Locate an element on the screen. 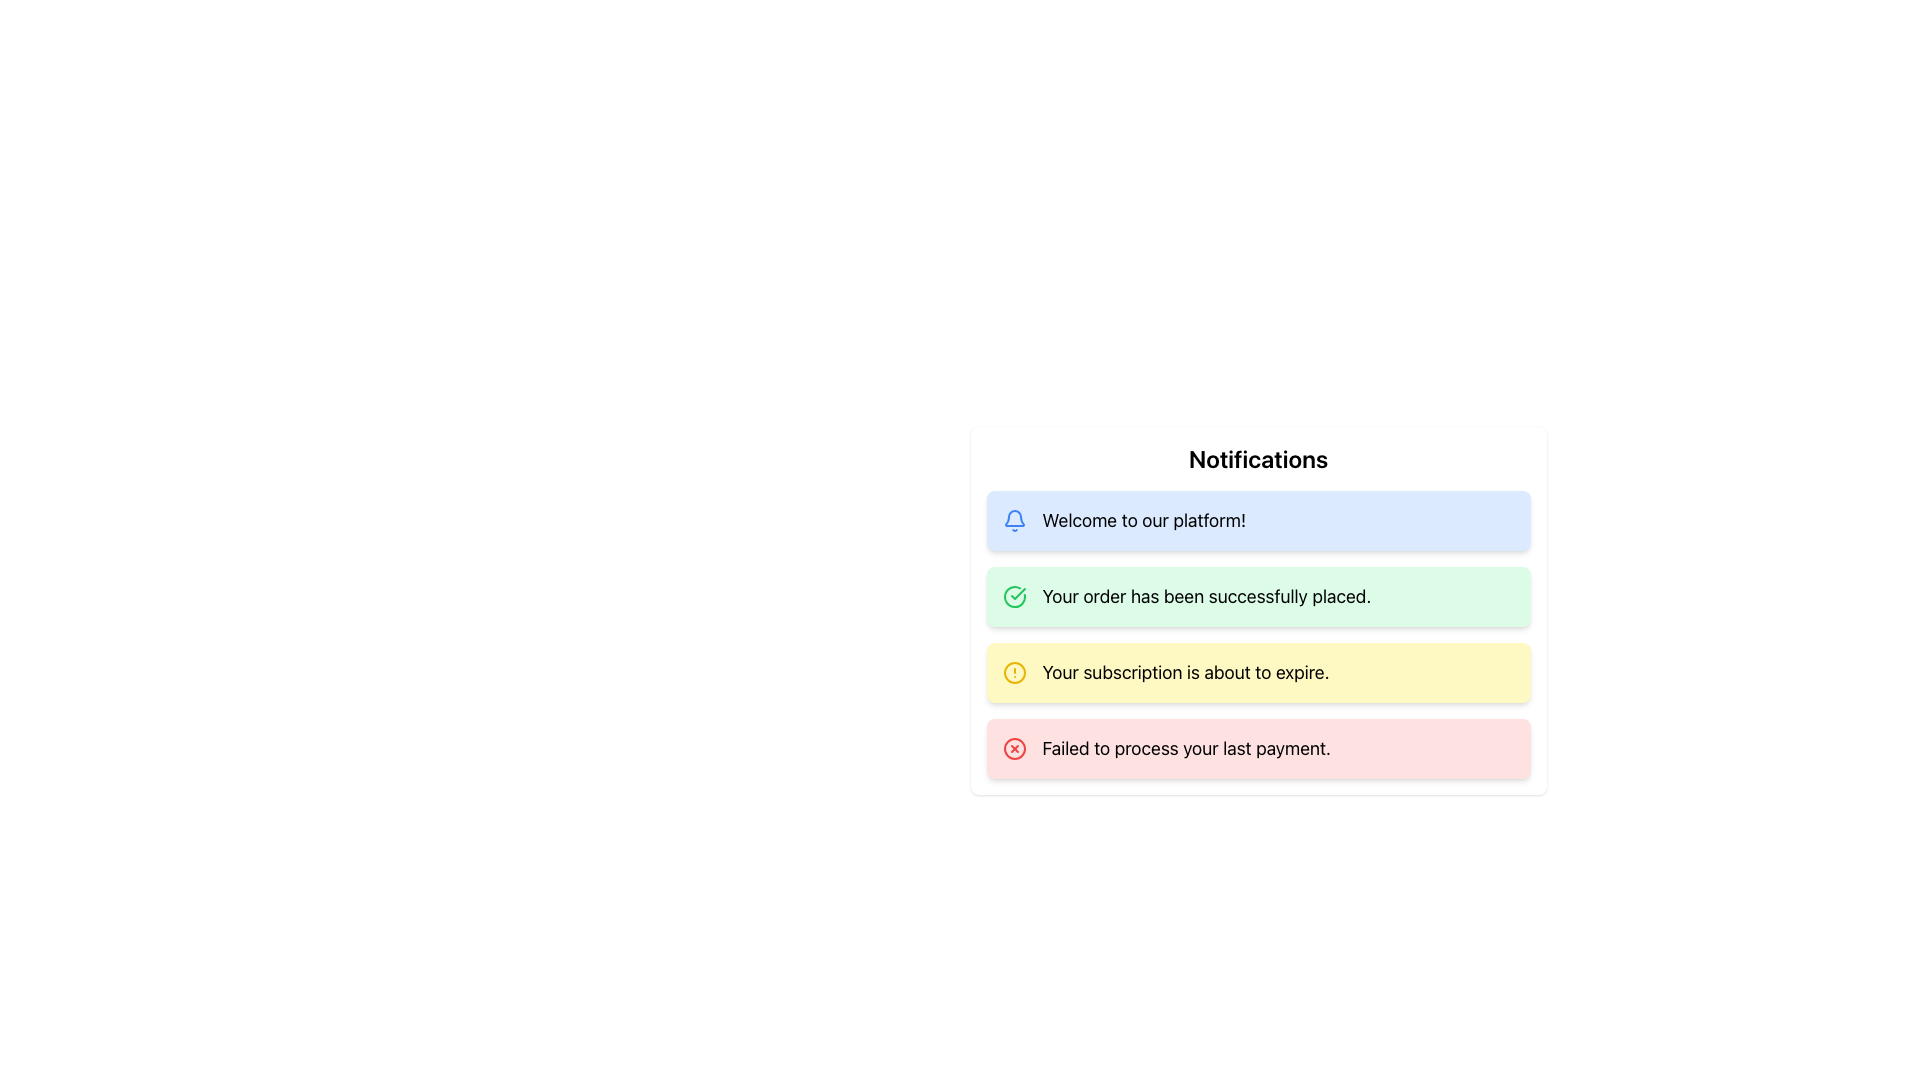  message displayed in the text label that says 'Failed to process your last payment.' which is centrally positioned in a red-tinted notification box is located at coordinates (1186, 748).